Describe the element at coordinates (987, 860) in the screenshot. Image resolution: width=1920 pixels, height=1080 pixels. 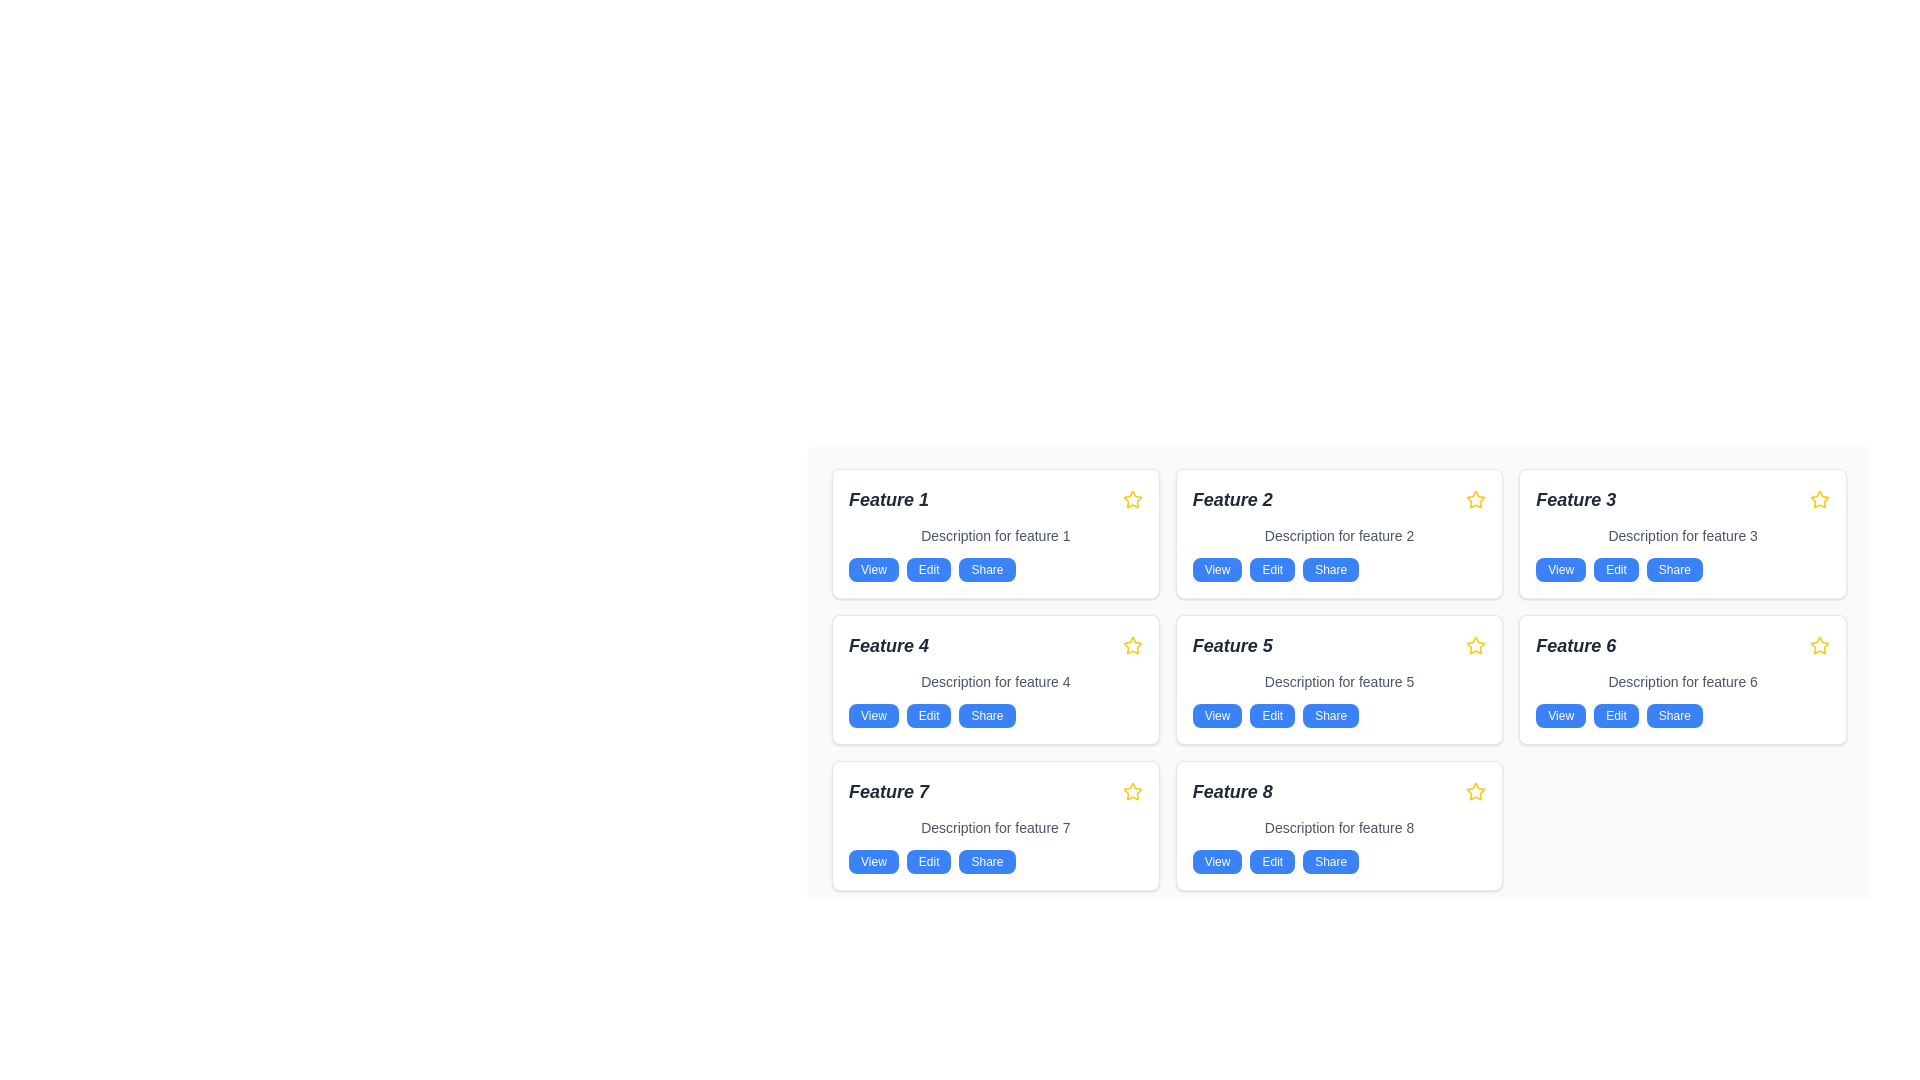
I see `the 'Share' button with a blue background and white text, which is the third button in the group of three at the bottom of the card for 'Feature 7'` at that location.